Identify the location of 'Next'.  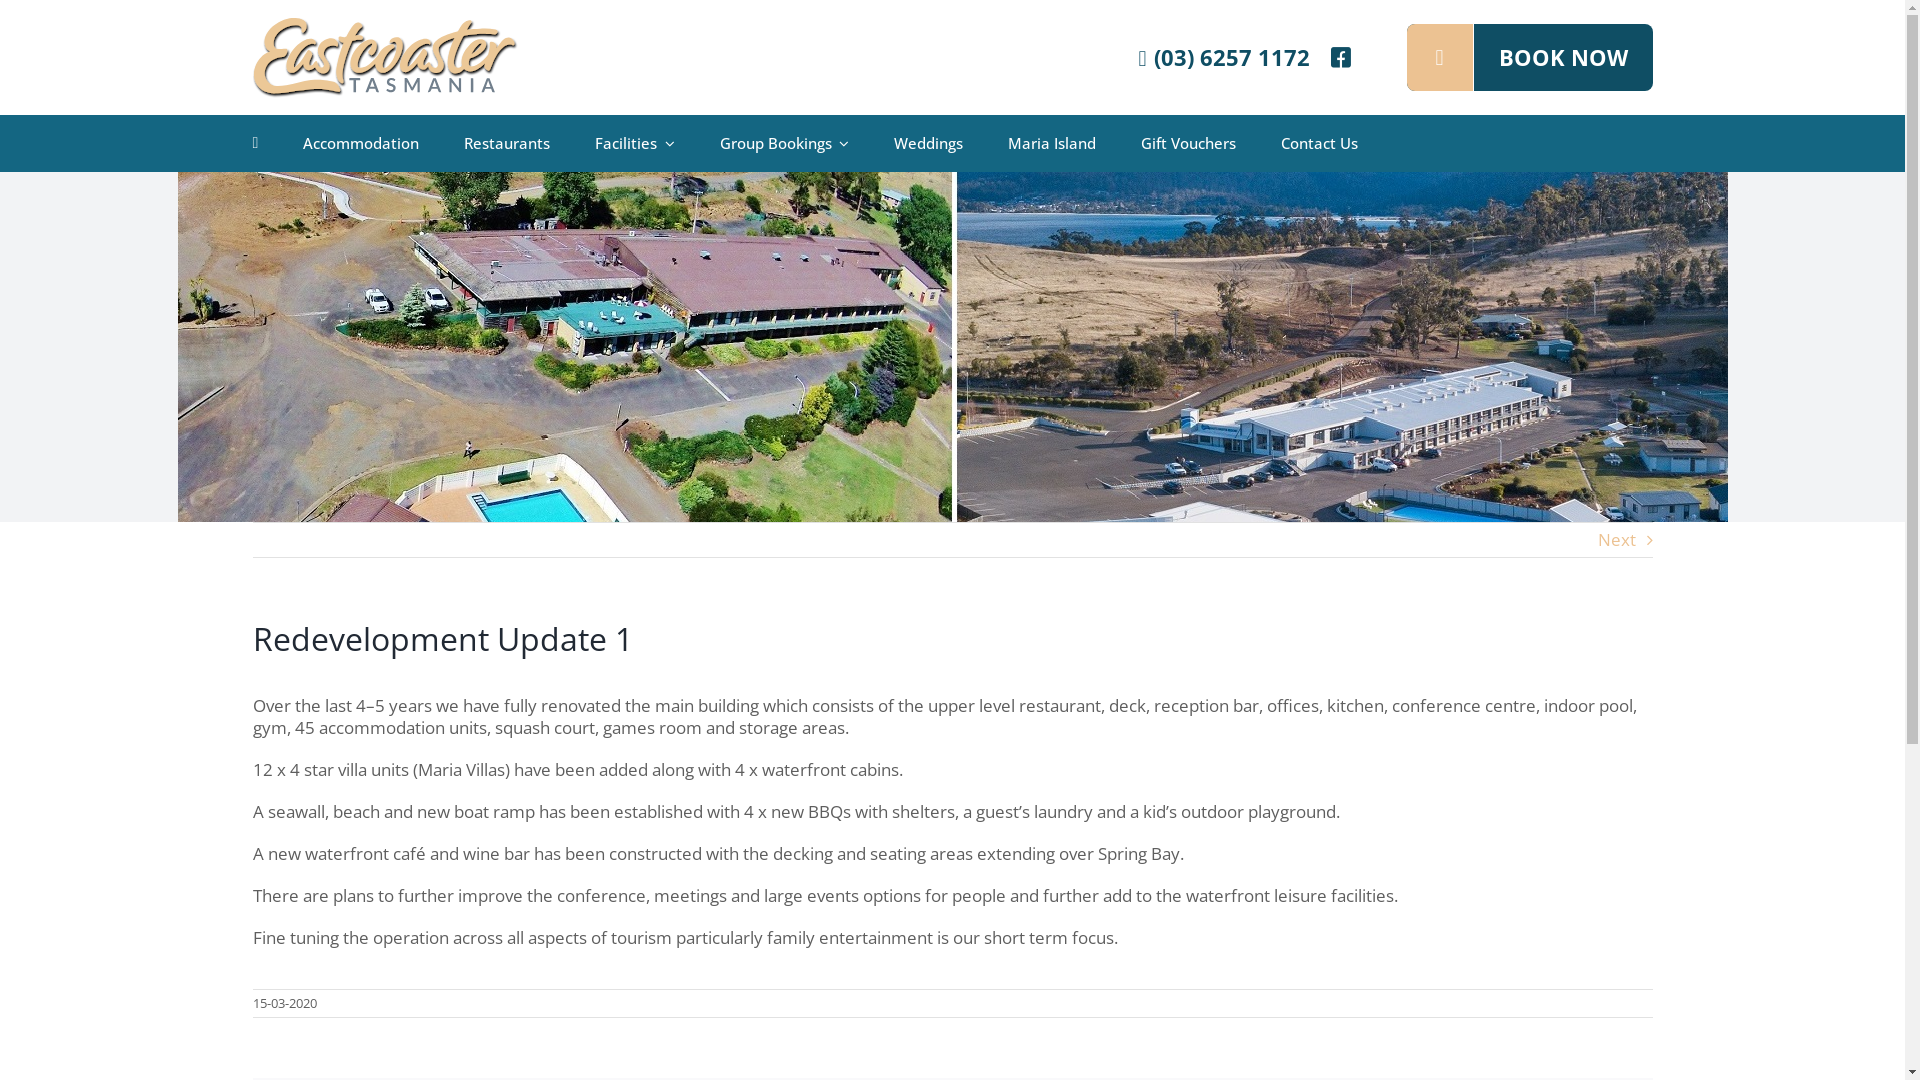
(1617, 540).